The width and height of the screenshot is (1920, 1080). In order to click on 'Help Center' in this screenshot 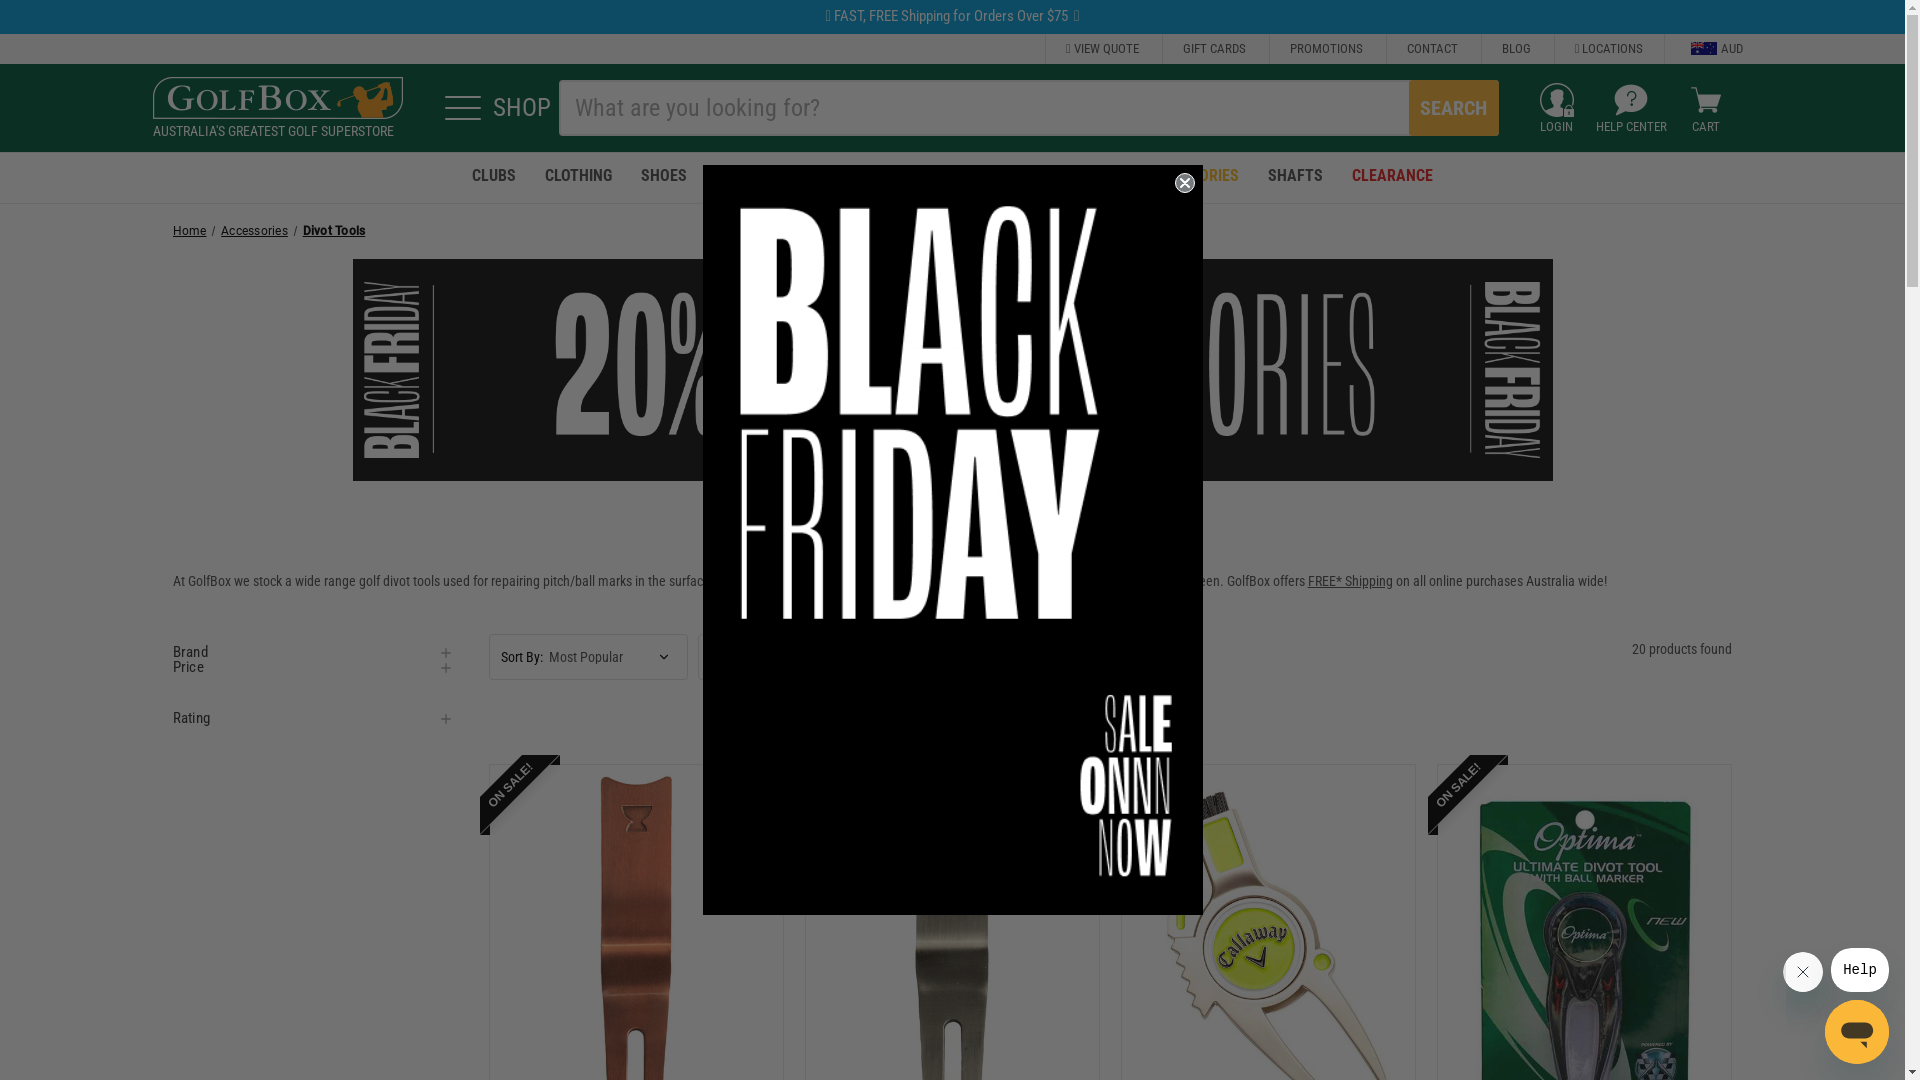, I will do `click(1613, 100)`.